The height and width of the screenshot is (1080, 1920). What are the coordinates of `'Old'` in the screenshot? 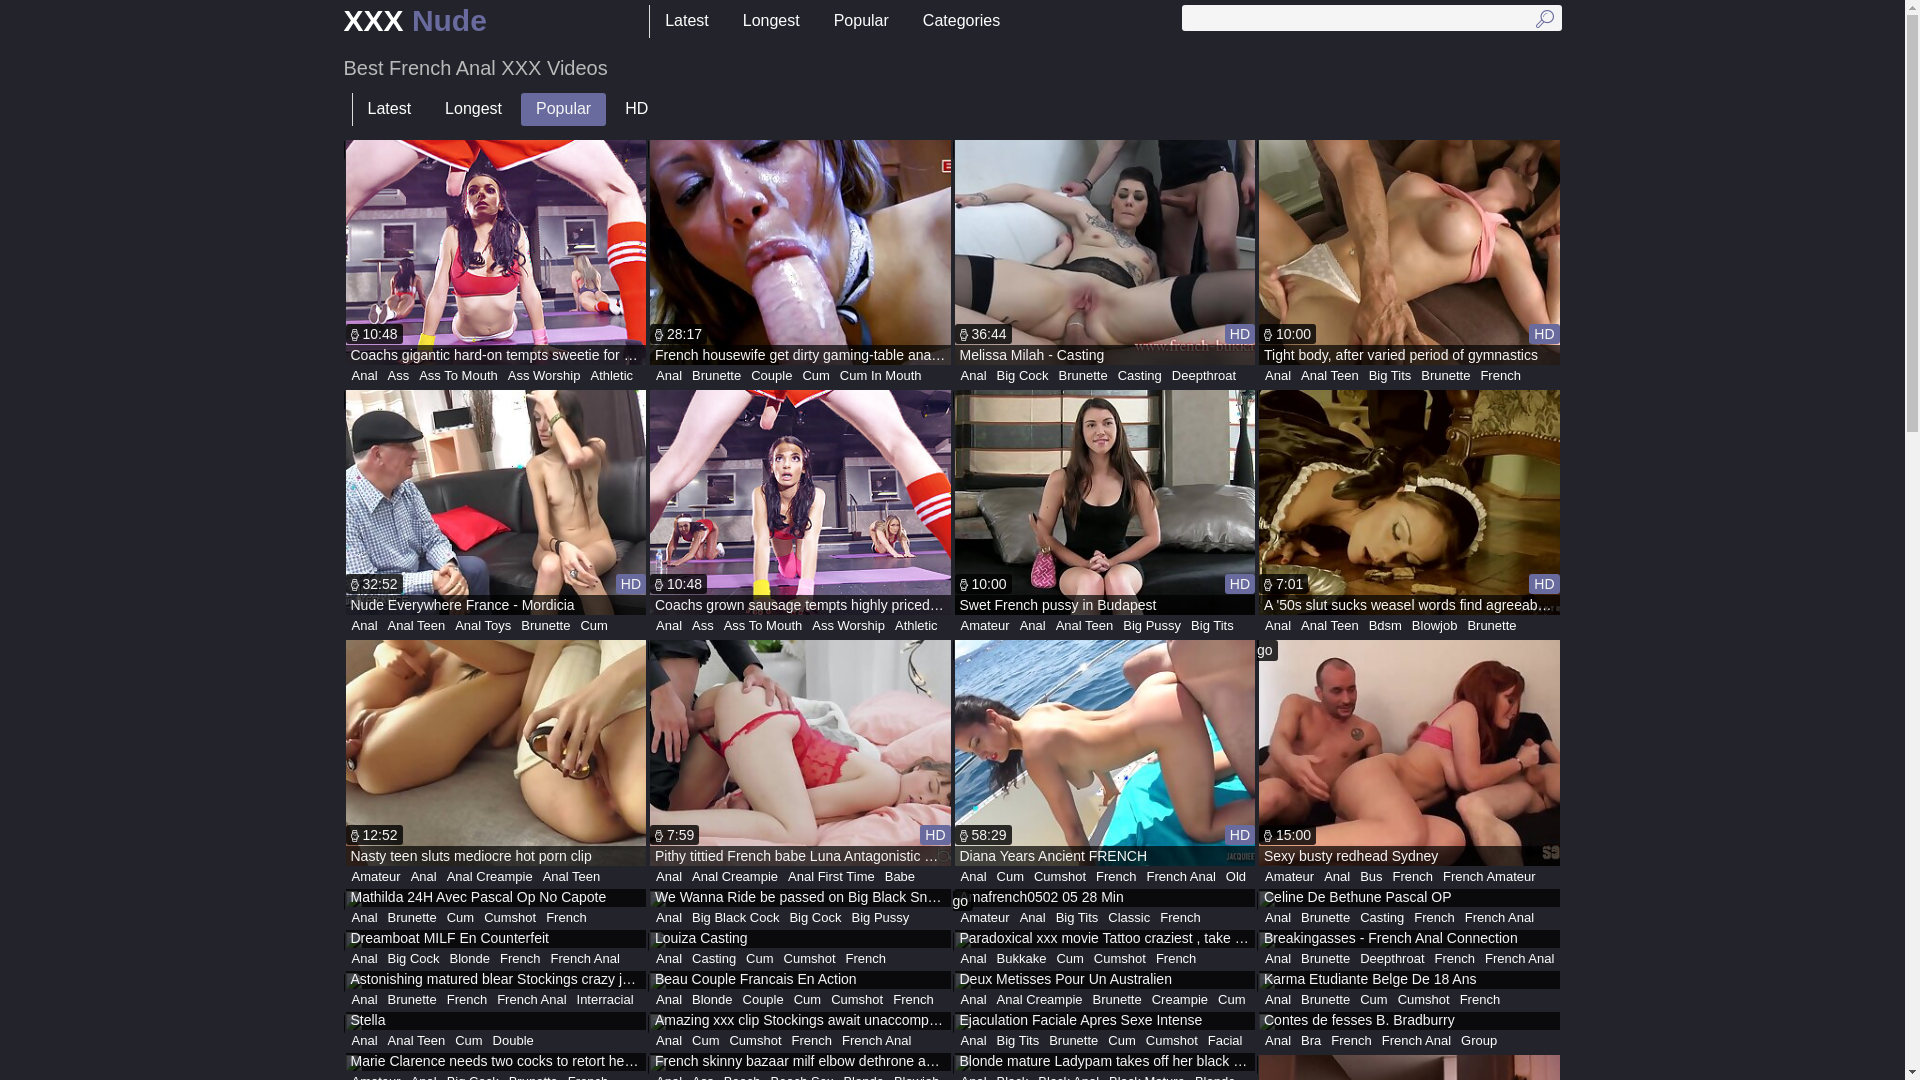 It's located at (1235, 875).